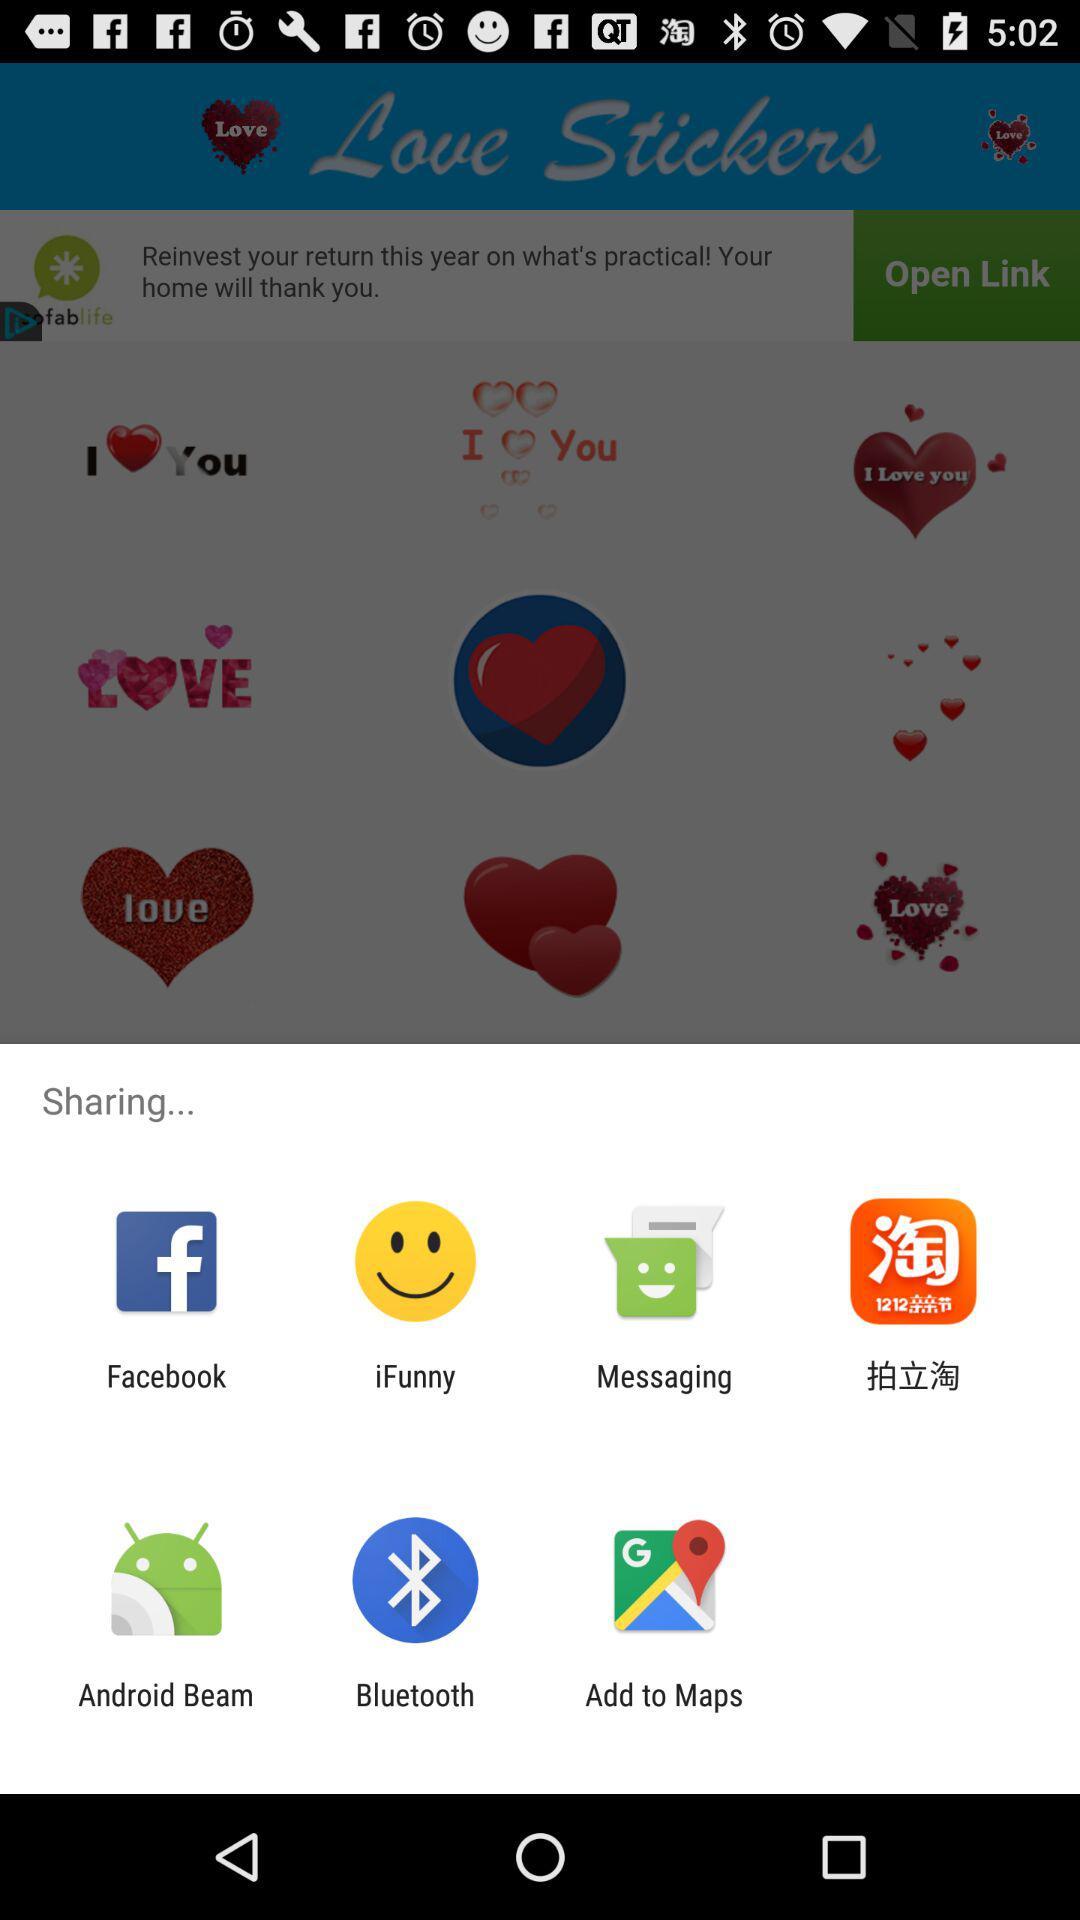  What do you see at coordinates (664, 1392) in the screenshot?
I see `the messaging app` at bounding box center [664, 1392].